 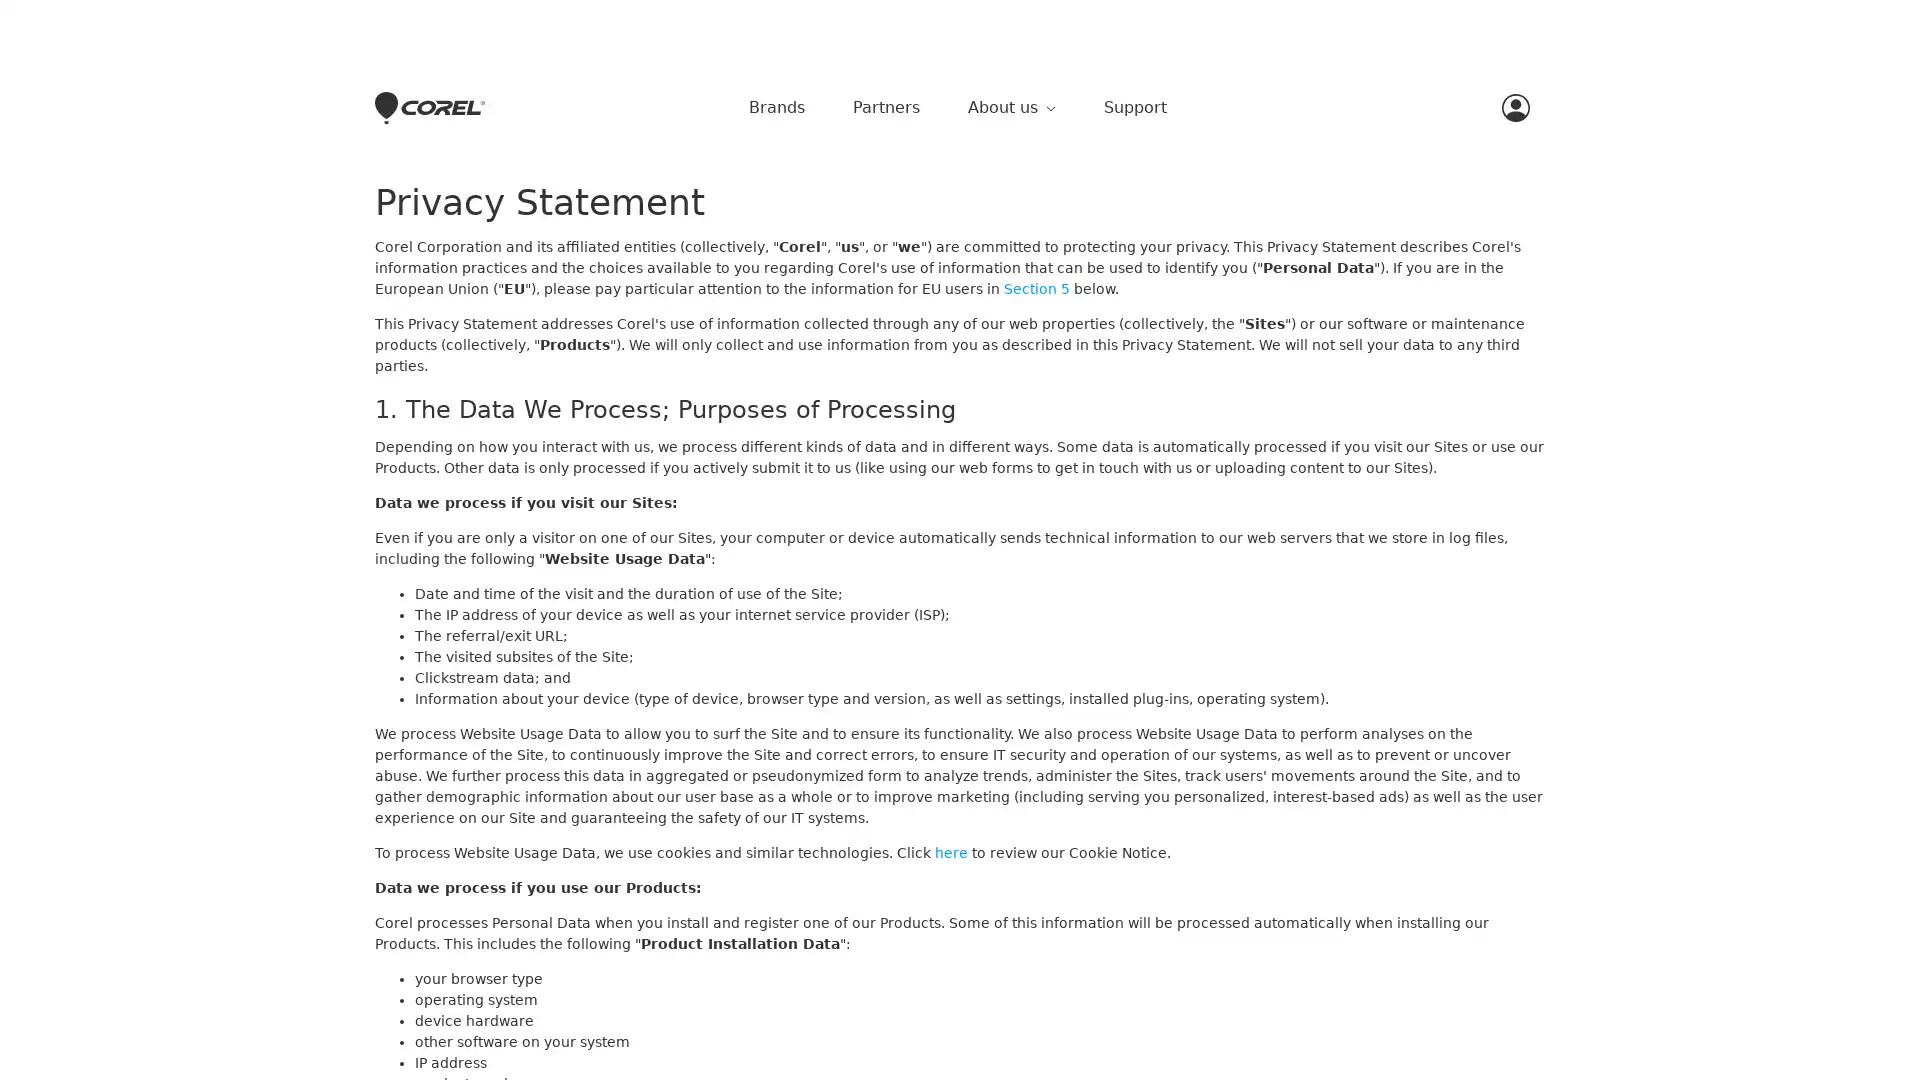 I want to click on Close, so click(x=1210, y=26).